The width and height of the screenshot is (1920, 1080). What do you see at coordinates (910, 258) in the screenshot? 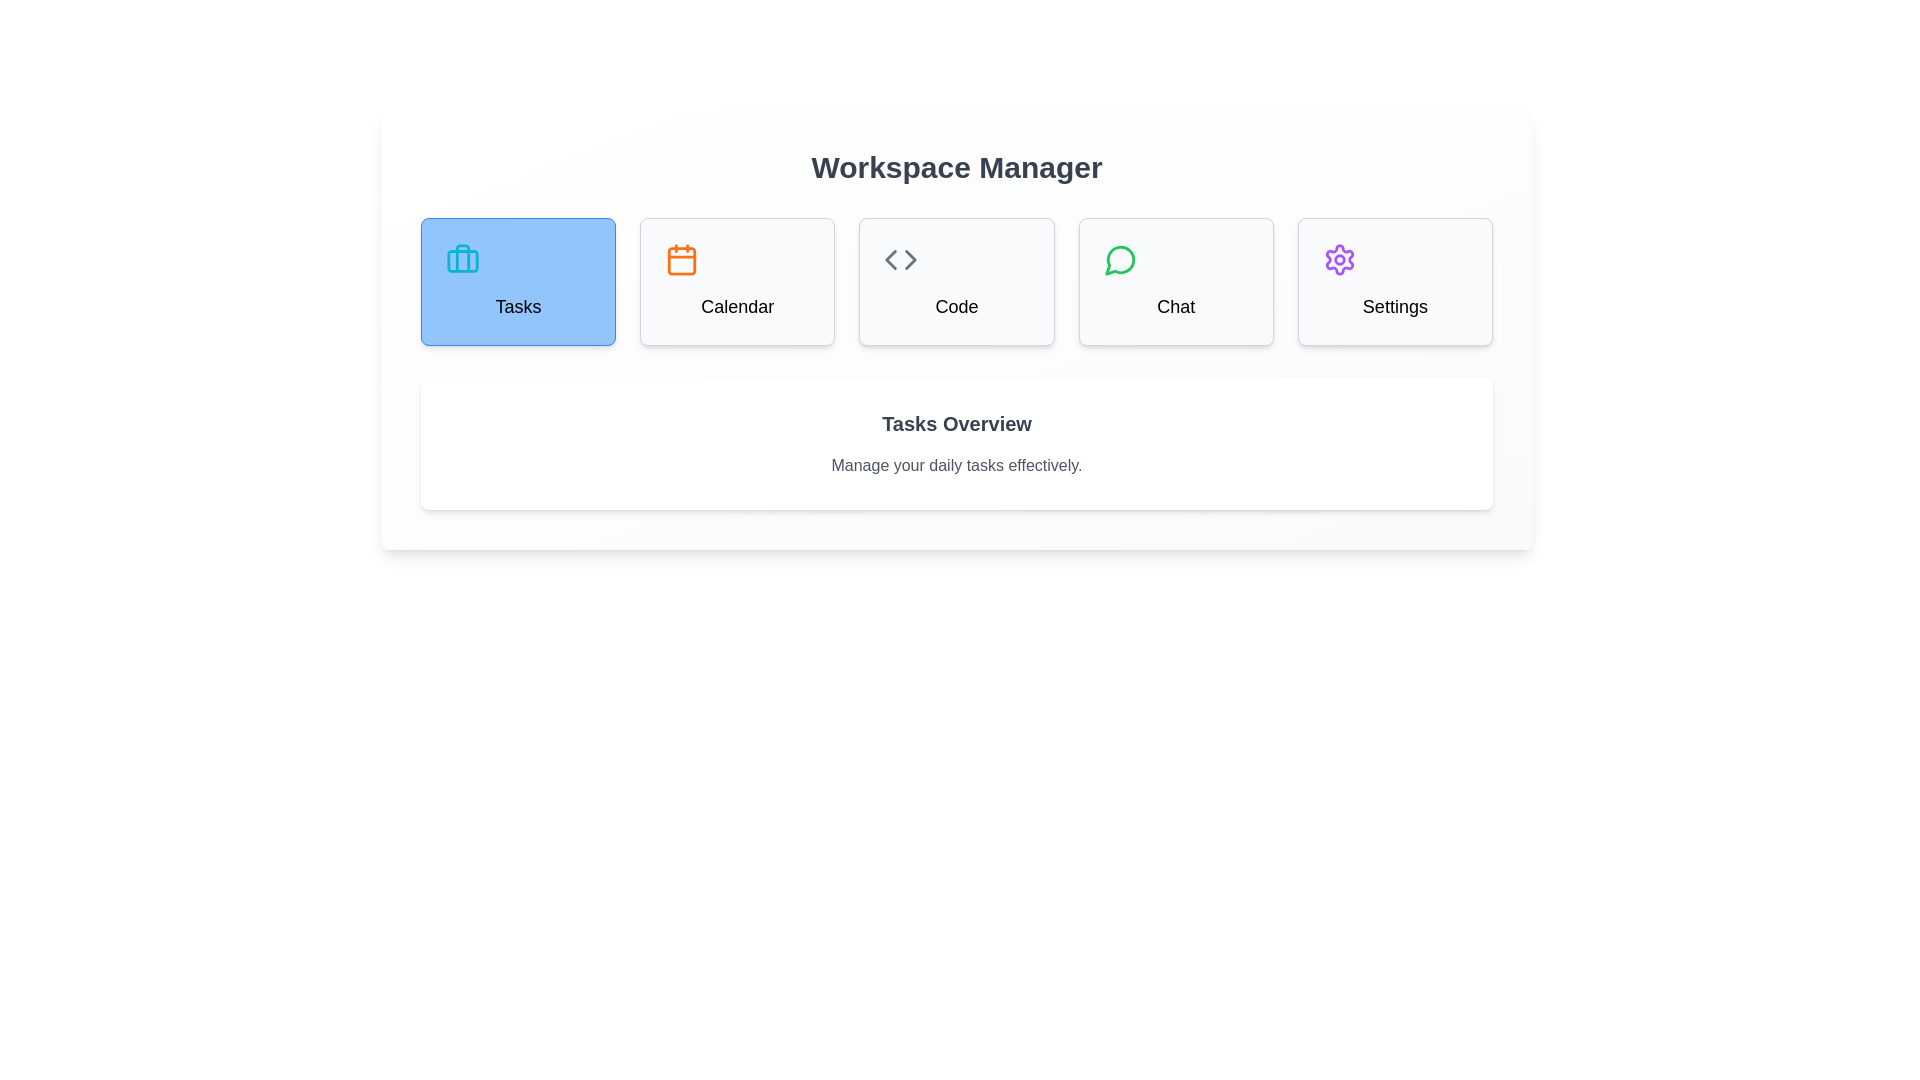
I see `the rightward arrowhead of the 'Code' button icon, which is part of the code-like symbol ('<>') used to visually represent the 'Code' section` at bounding box center [910, 258].